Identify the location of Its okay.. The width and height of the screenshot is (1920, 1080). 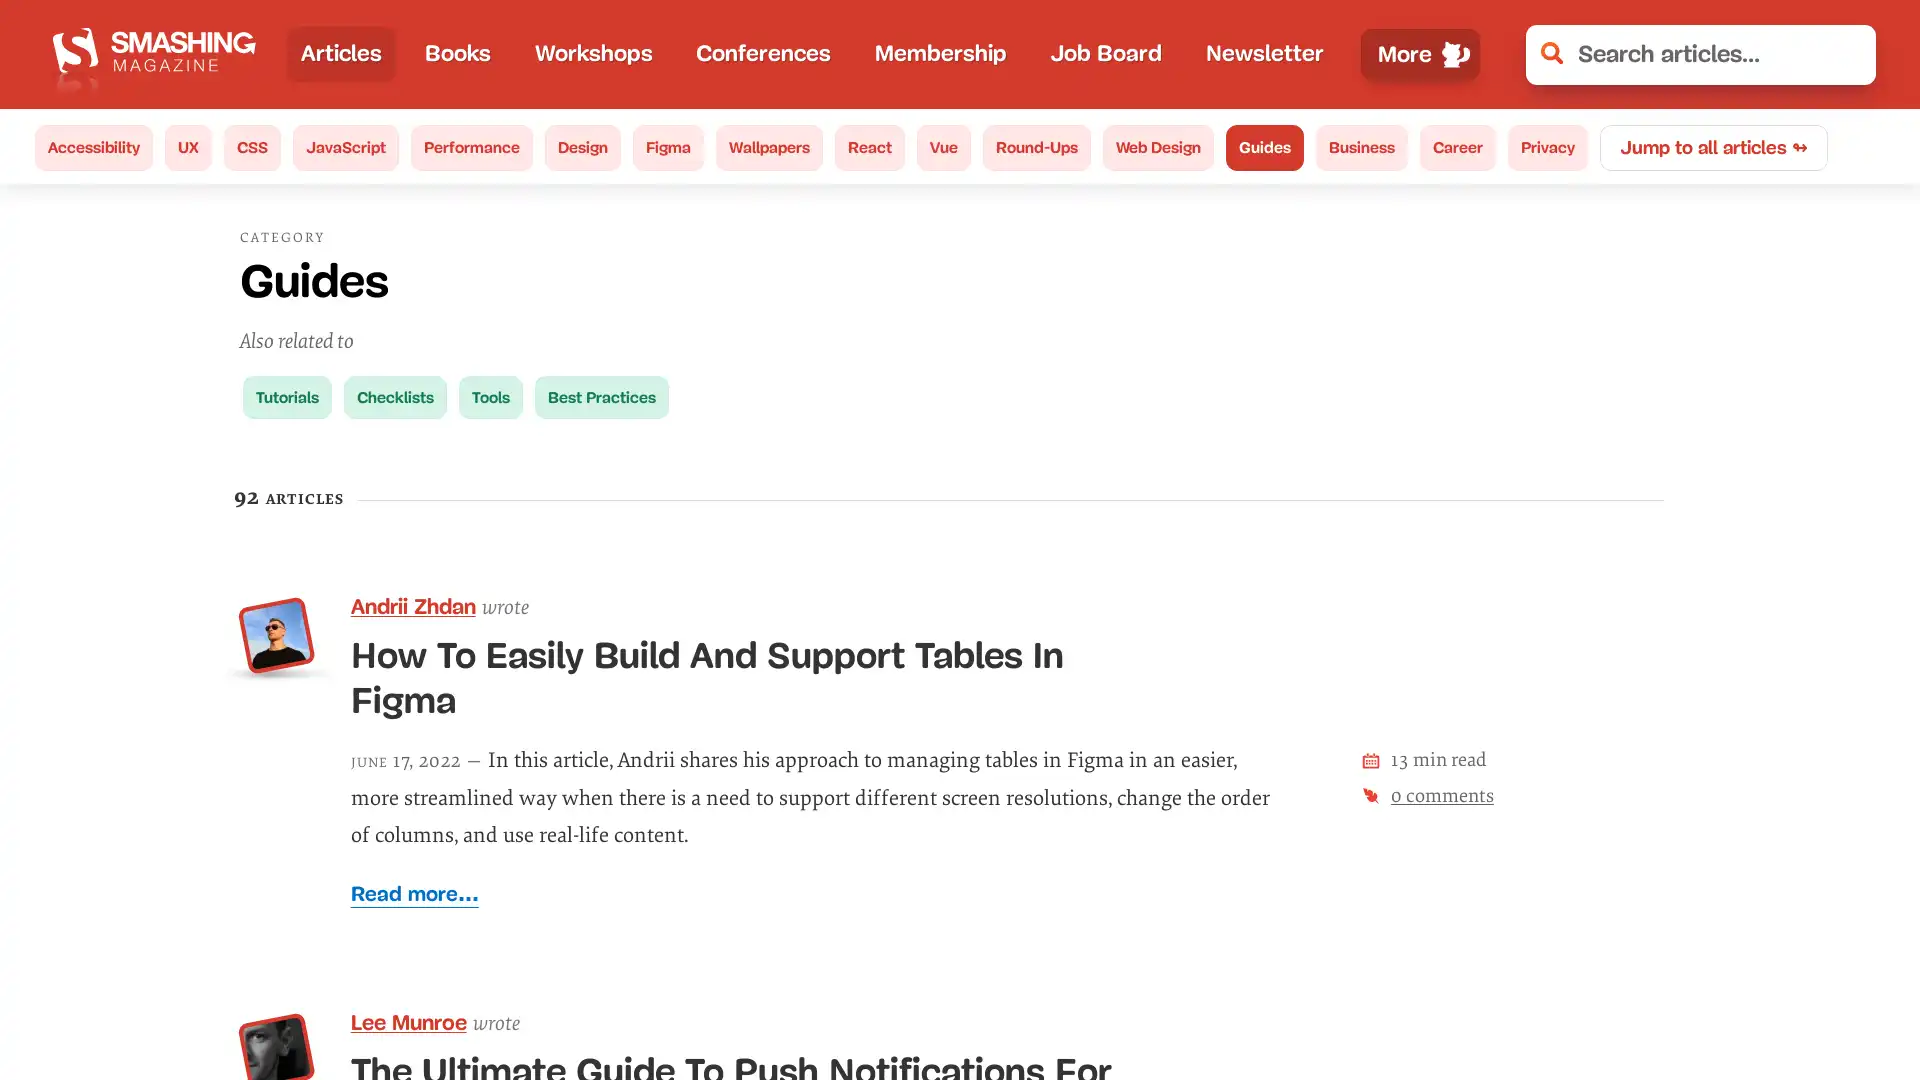
(1768, 999).